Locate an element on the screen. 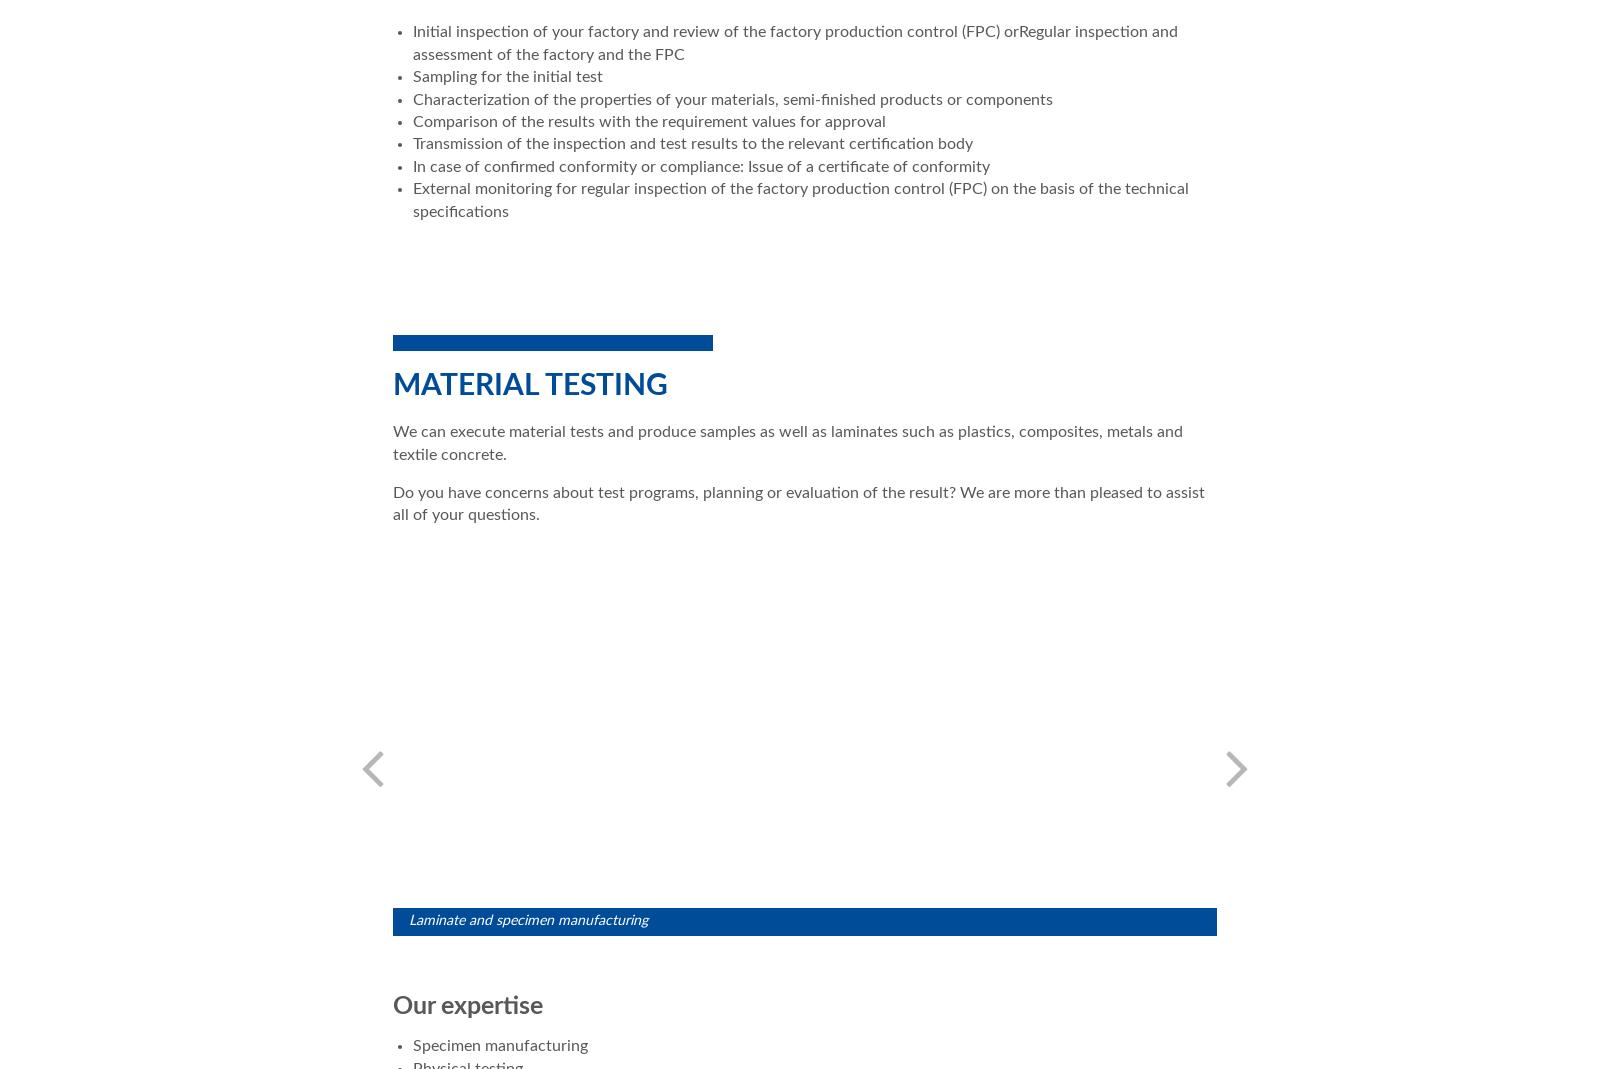  'Do you have concerns about test programs, planning or evaluation of the result? We are more than pleased to assist all of your questions.' is located at coordinates (798, 503).